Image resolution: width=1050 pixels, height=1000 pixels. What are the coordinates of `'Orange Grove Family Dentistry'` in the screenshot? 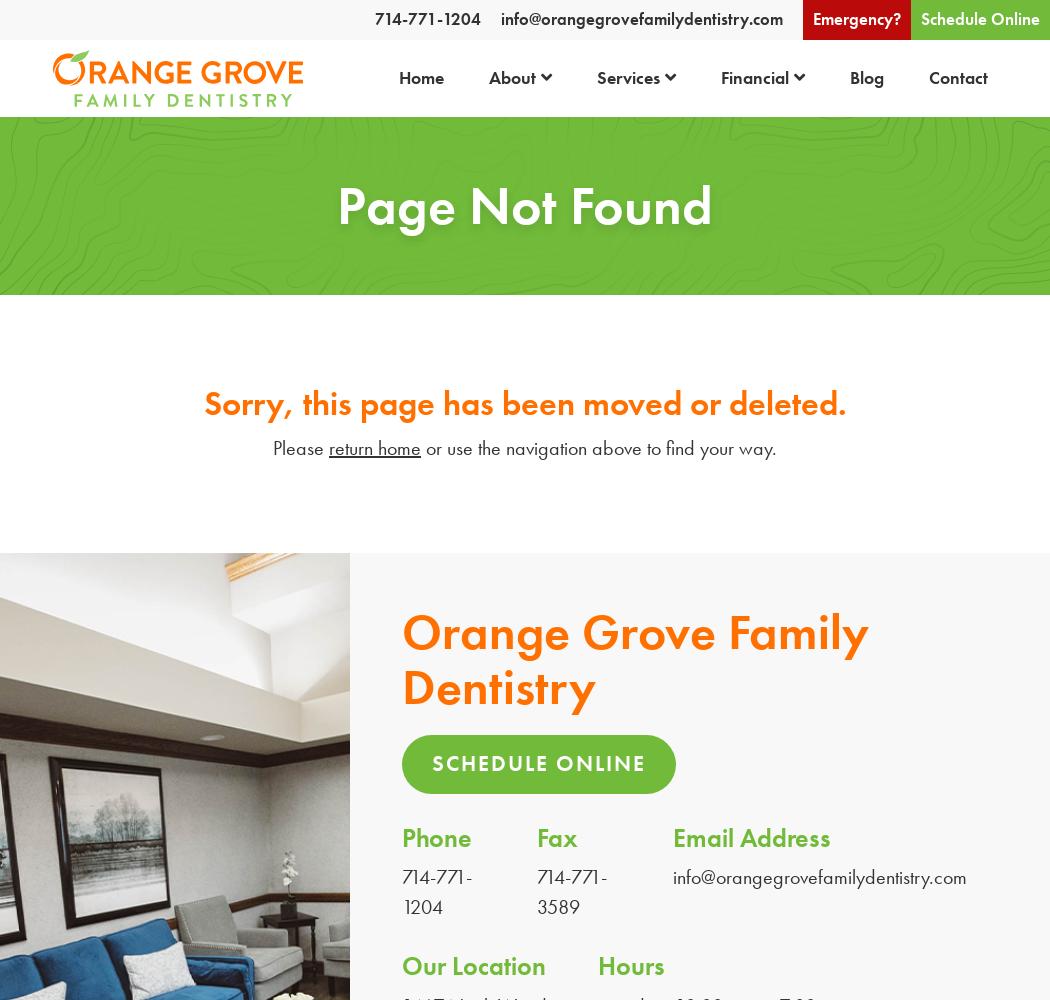 It's located at (402, 659).